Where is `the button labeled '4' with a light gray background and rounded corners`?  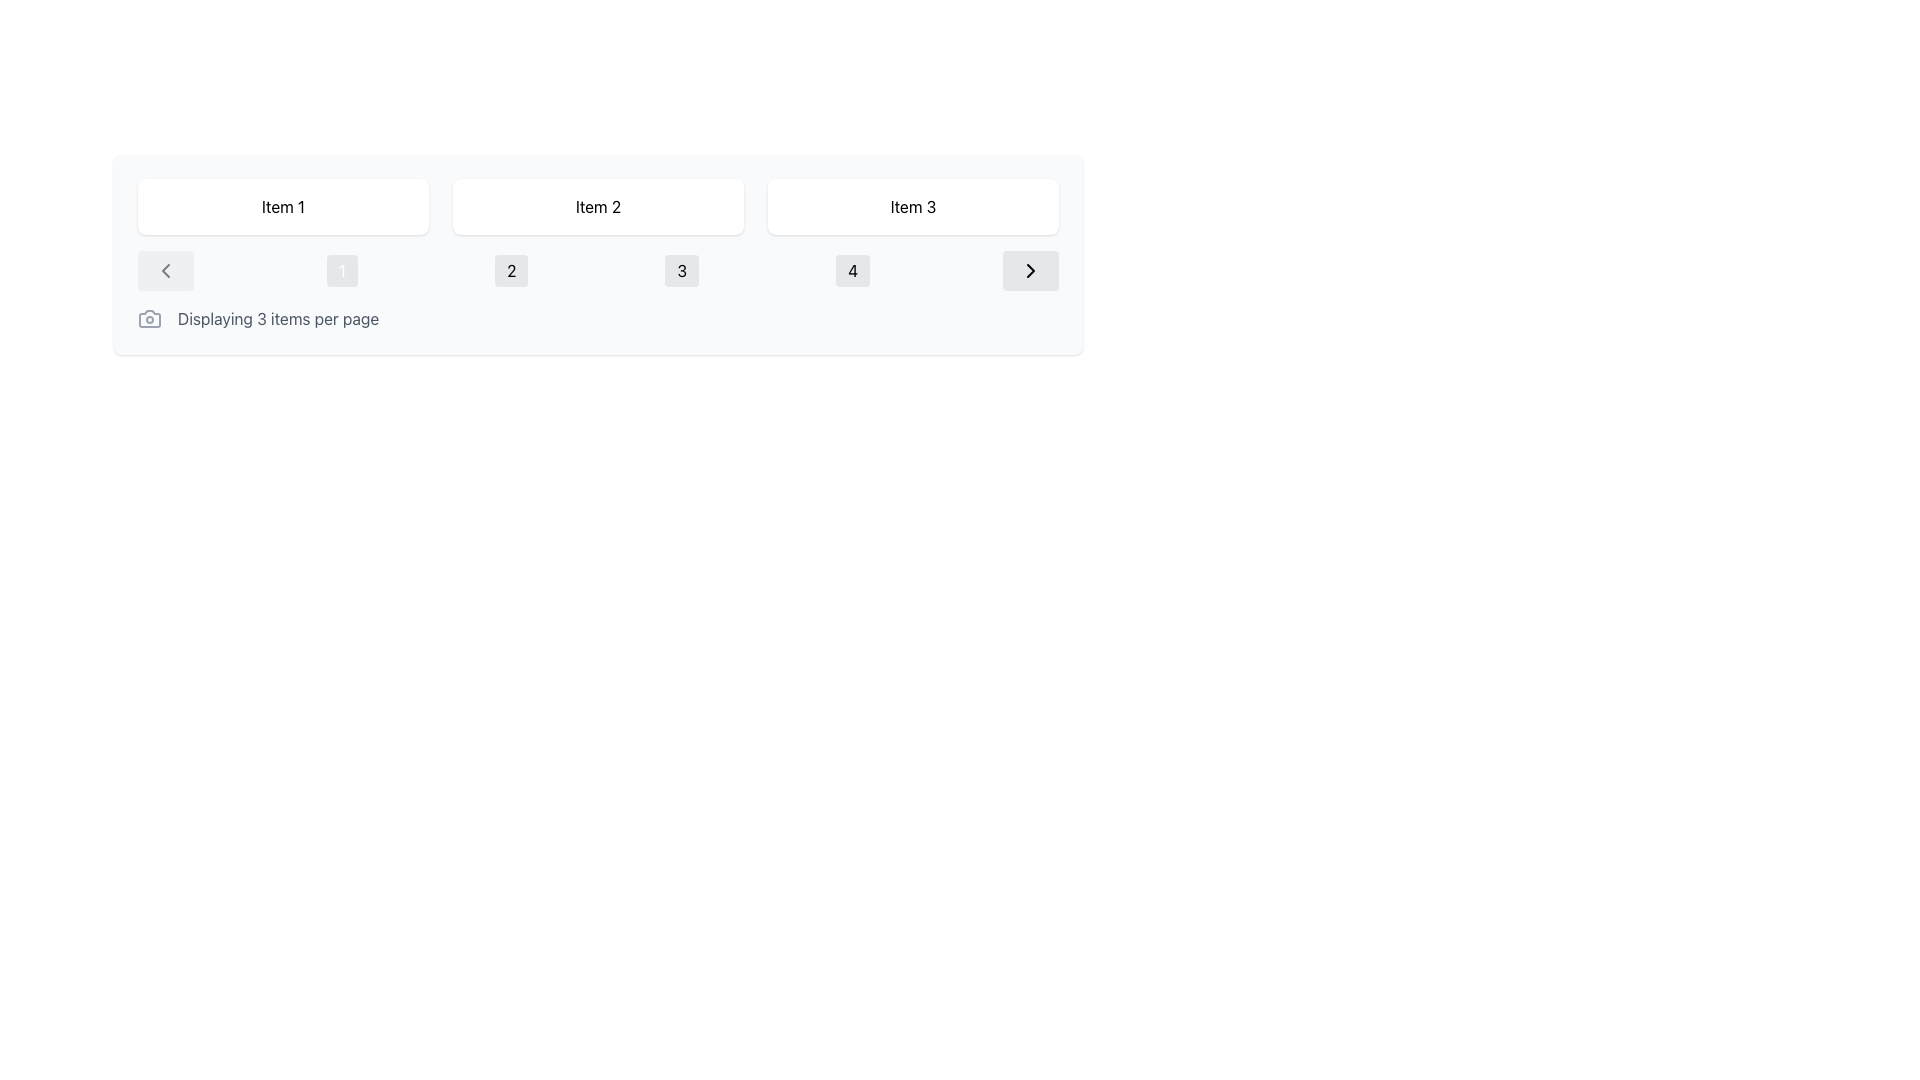 the button labeled '4' with a light gray background and rounded corners is located at coordinates (853, 270).